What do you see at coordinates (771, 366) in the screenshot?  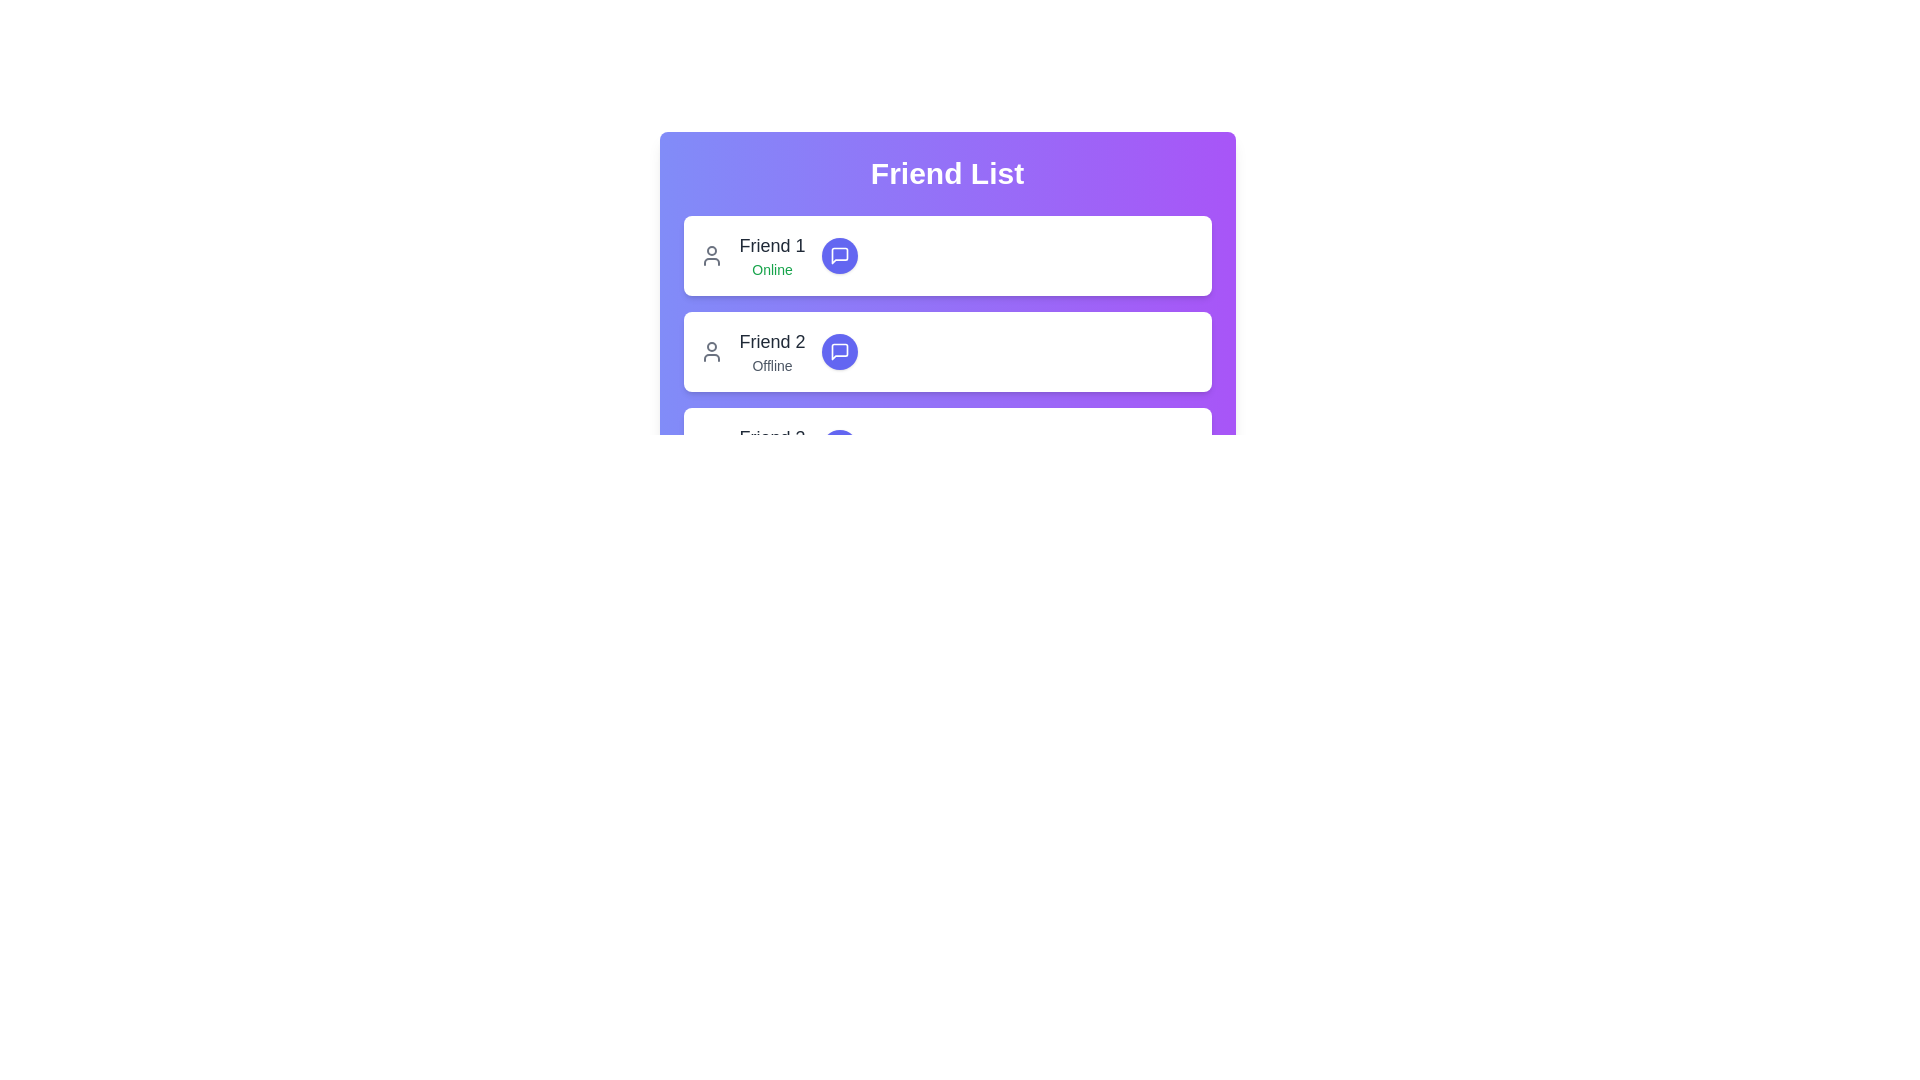 I see `the 'Offline' text label, which is styled in gray and located beneath 'Friend 2' in the user entries list` at bounding box center [771, 366].